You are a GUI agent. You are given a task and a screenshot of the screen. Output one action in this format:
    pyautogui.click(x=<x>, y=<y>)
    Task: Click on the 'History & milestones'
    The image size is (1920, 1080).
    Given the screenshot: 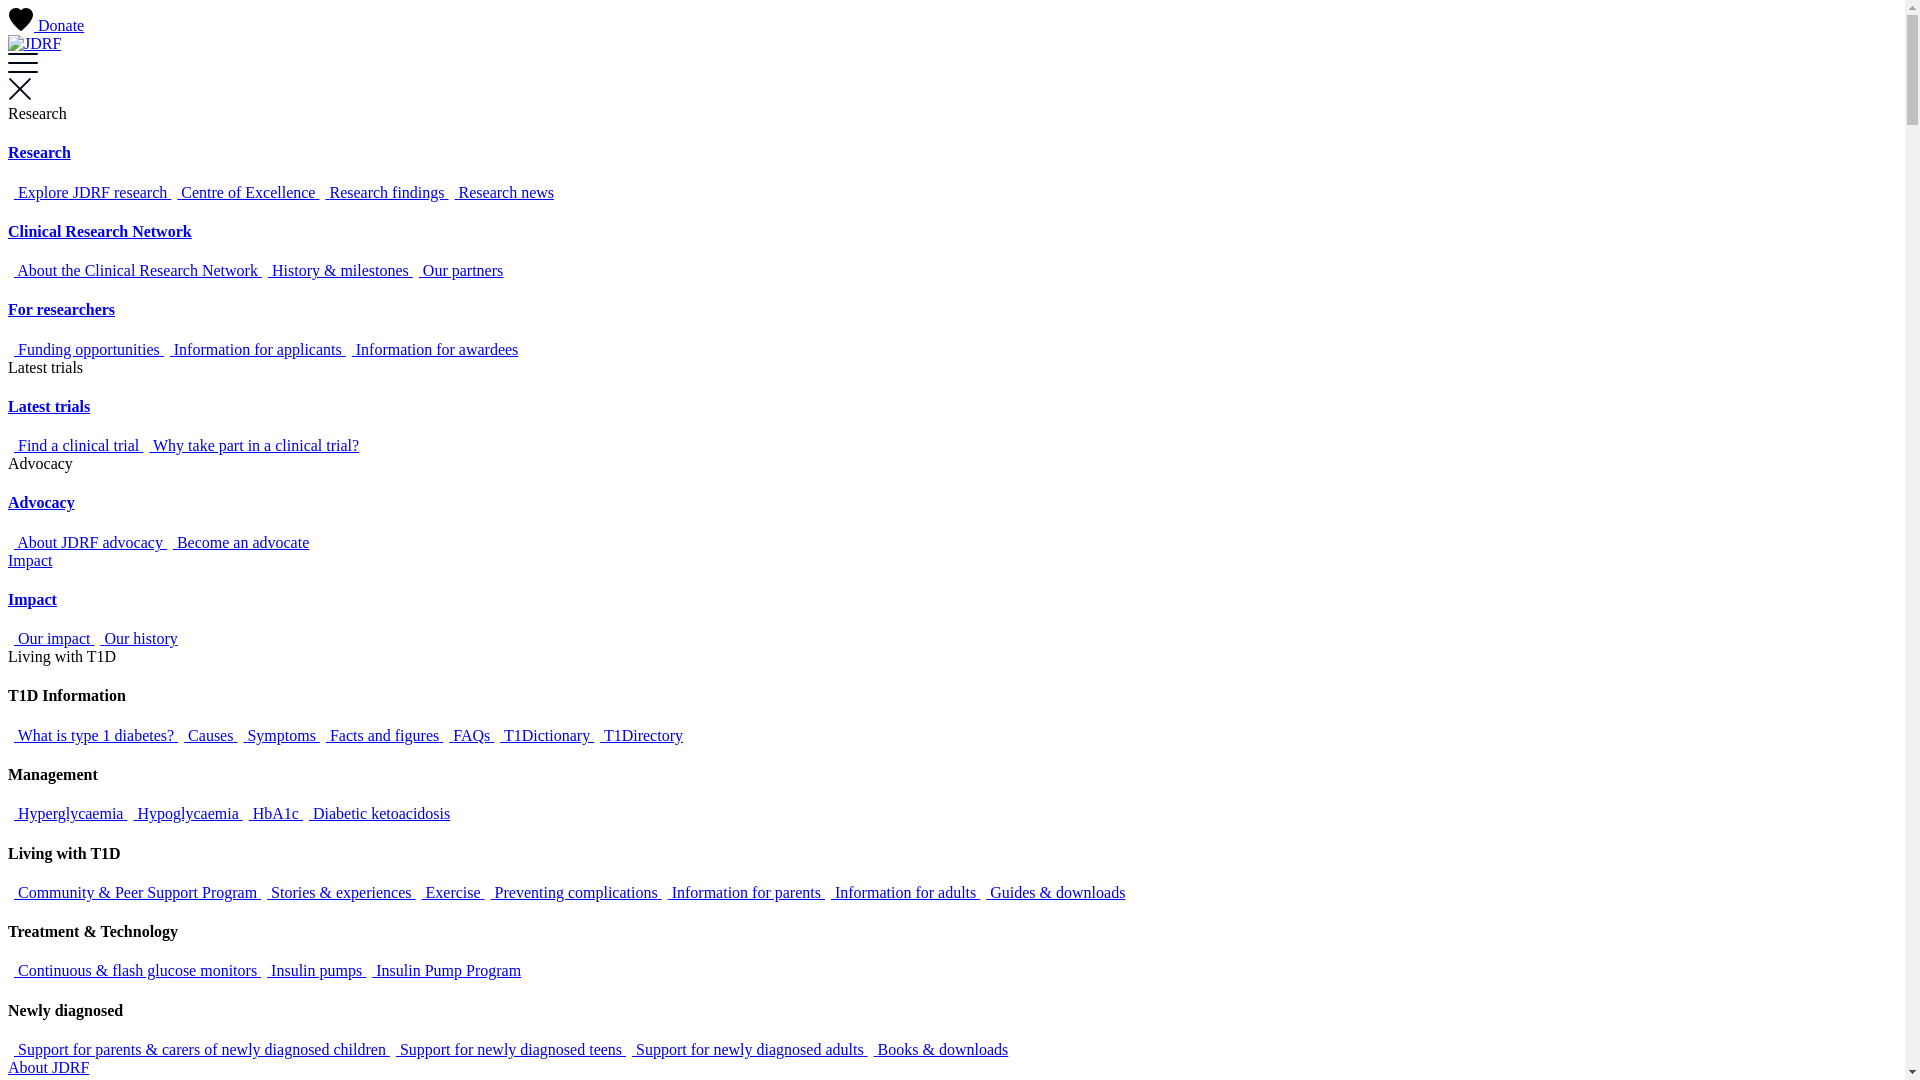 What is the action you would take?
    pyautogui.click(x=337, y=270)
    